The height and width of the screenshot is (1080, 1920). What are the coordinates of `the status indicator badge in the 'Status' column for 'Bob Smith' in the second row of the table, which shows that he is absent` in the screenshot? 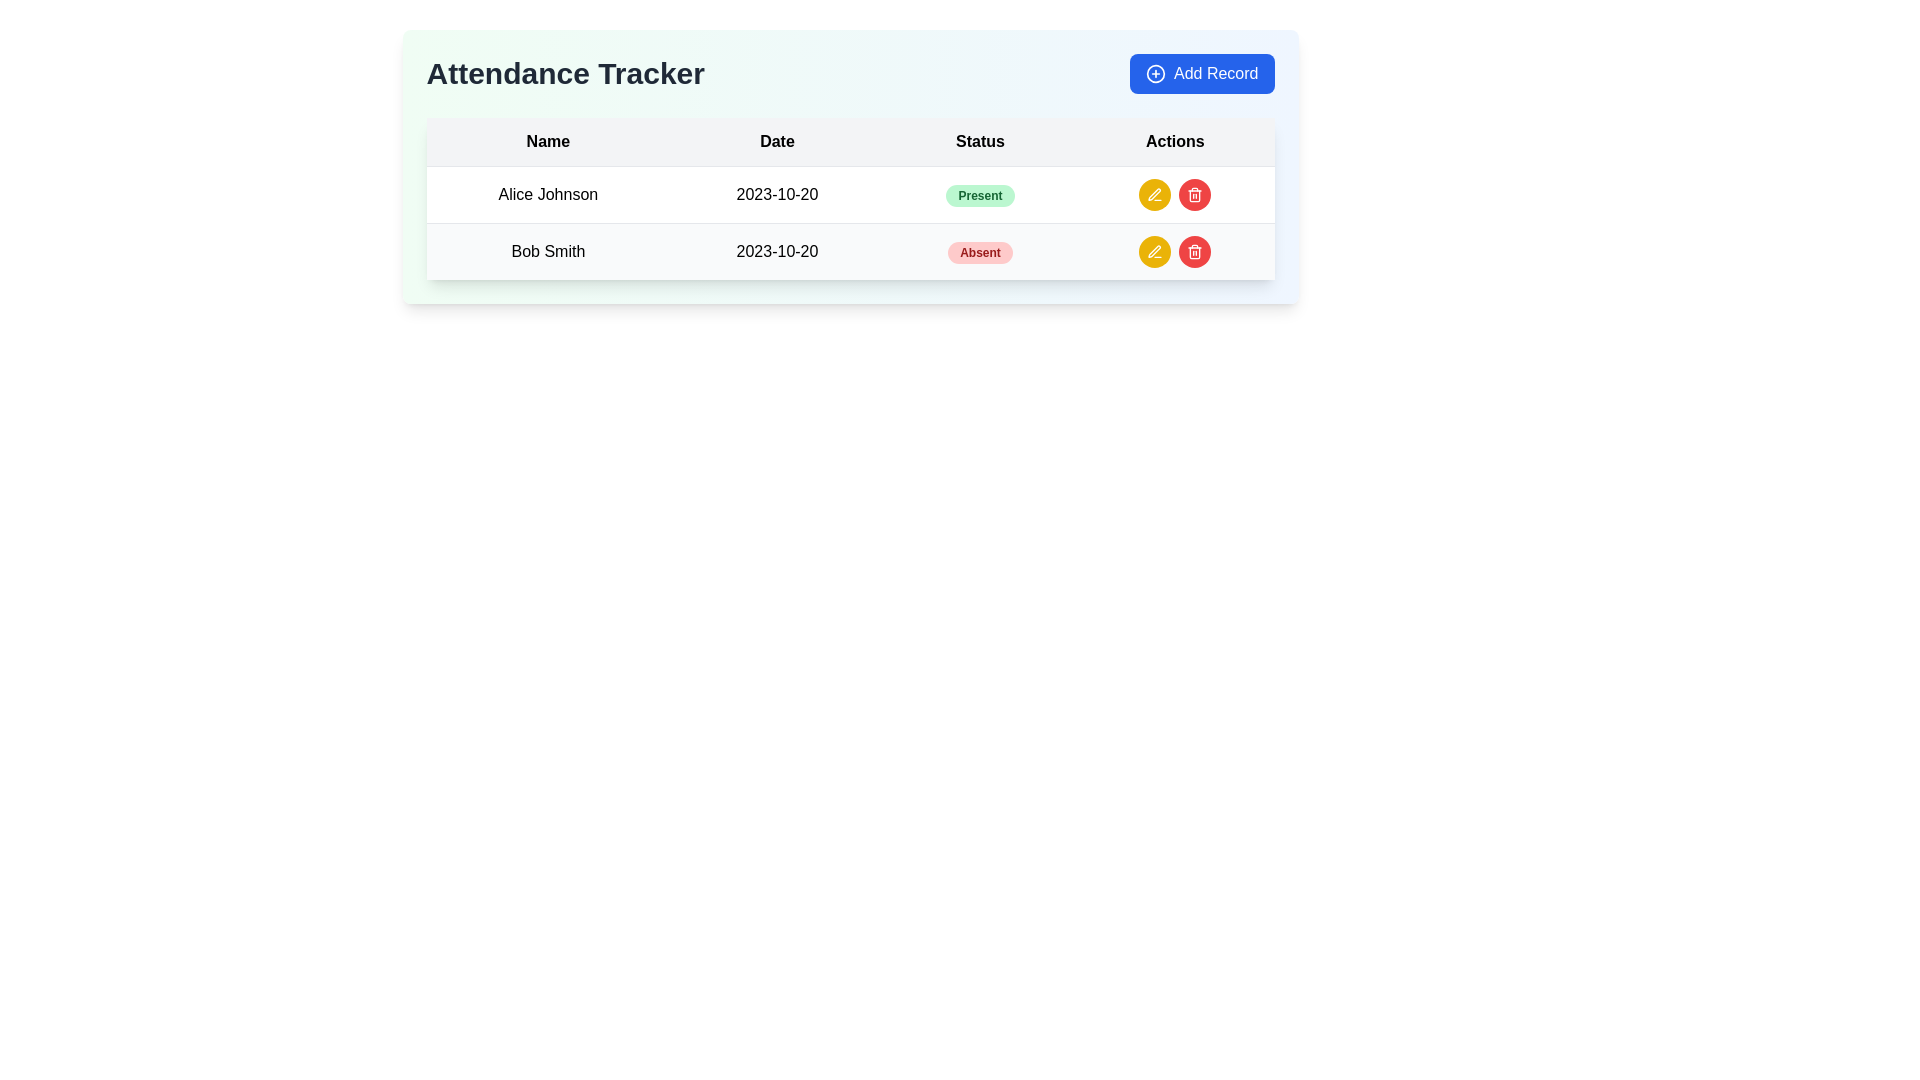 It's located at (980, 252).